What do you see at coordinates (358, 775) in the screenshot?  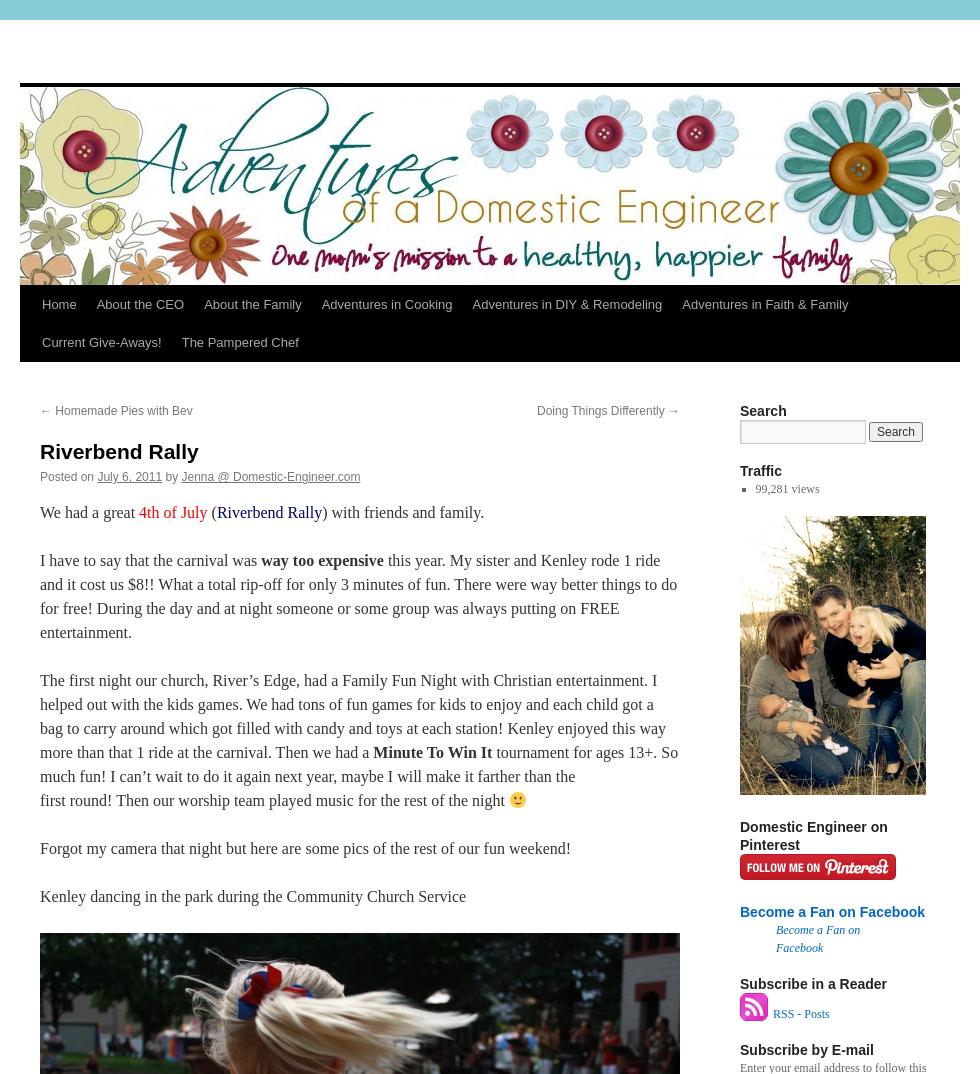 I see `'tournament for ages 13+. So much fun! I can’t wait to do it again next year, maybe I will make it farther than the first round! Then our worship team played music for the rest of the night'` at bounding box center [358, 775].